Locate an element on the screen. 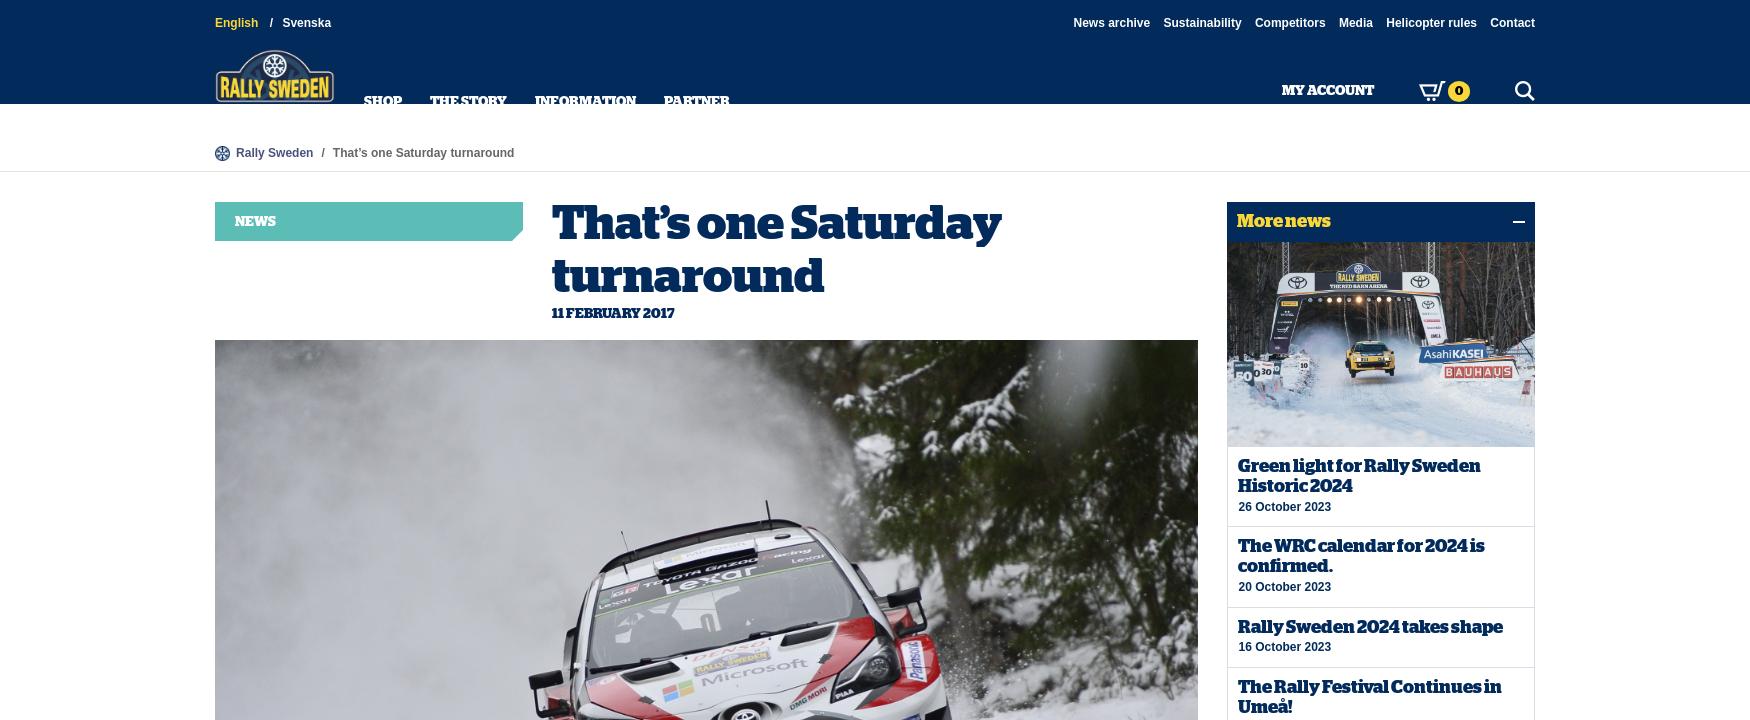  'News' is located at coordinates (235, 220).